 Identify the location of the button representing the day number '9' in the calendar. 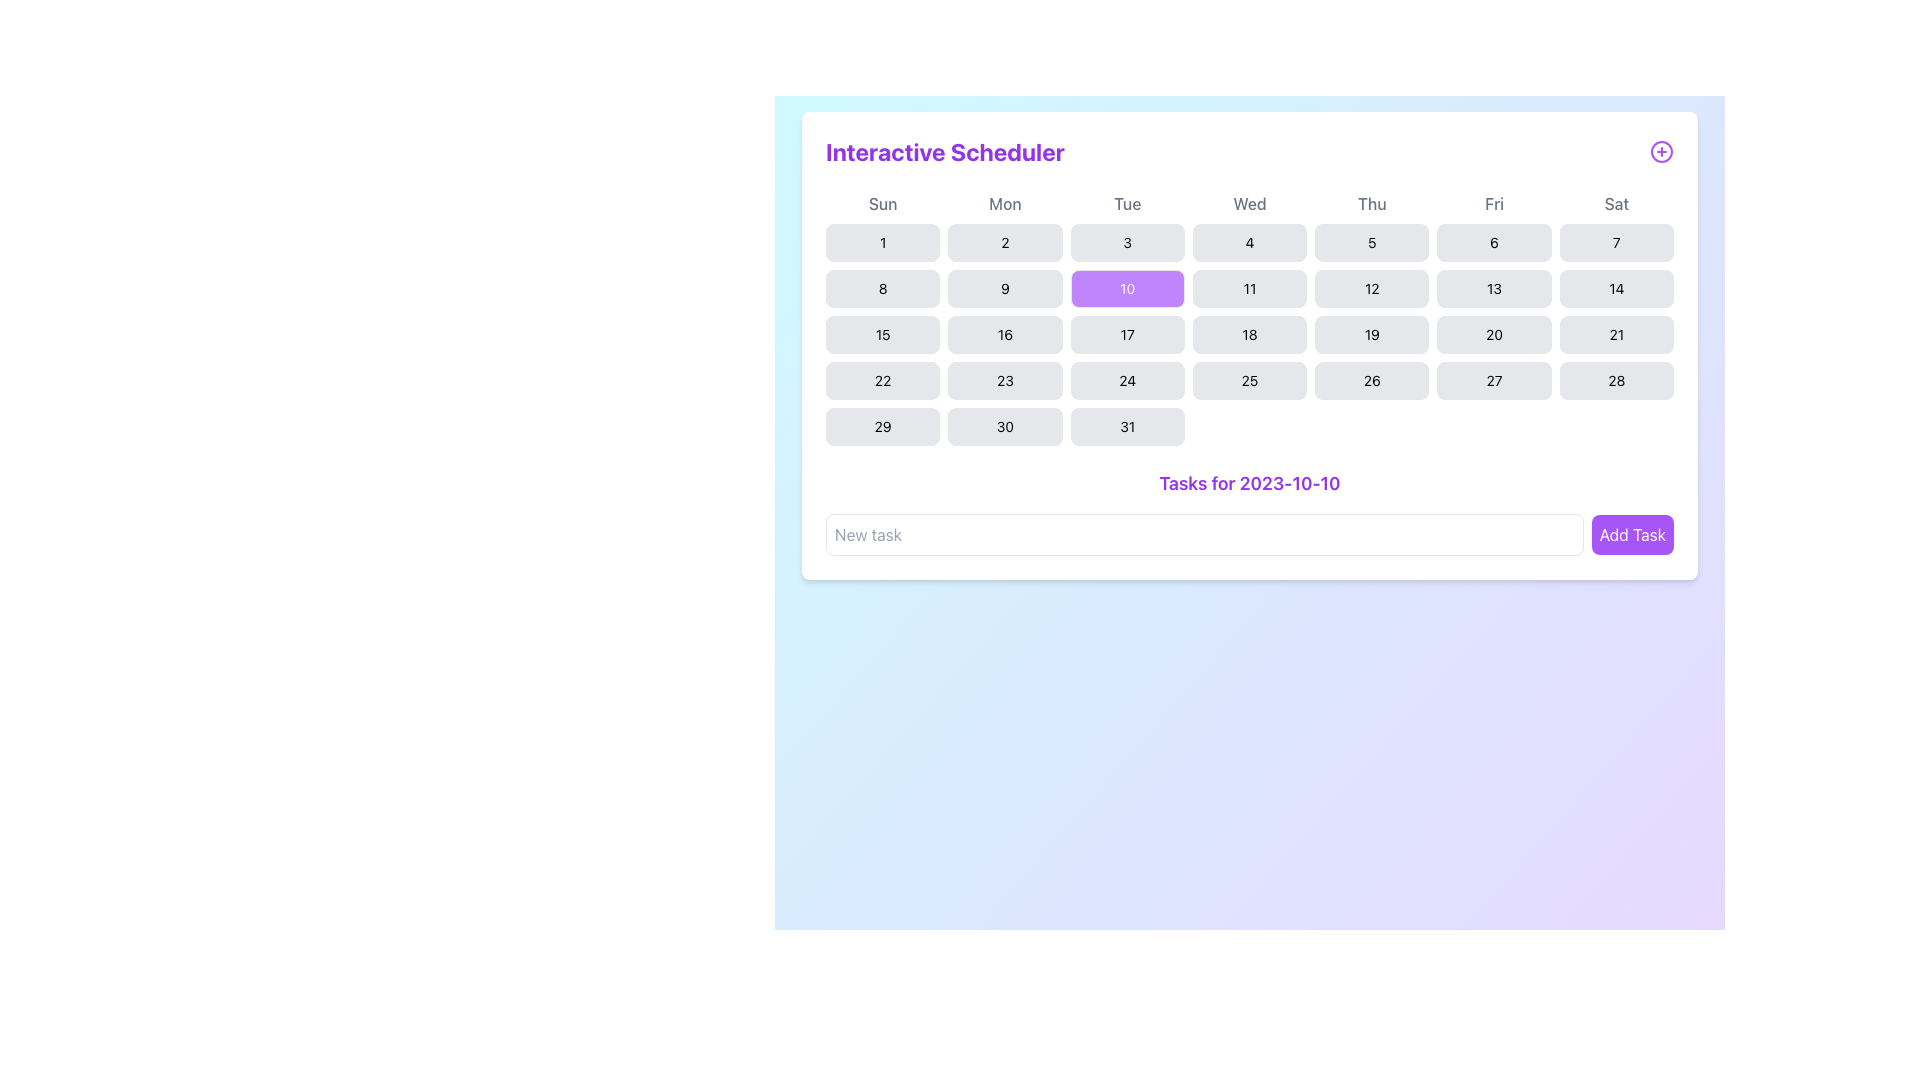
(1005, 289).